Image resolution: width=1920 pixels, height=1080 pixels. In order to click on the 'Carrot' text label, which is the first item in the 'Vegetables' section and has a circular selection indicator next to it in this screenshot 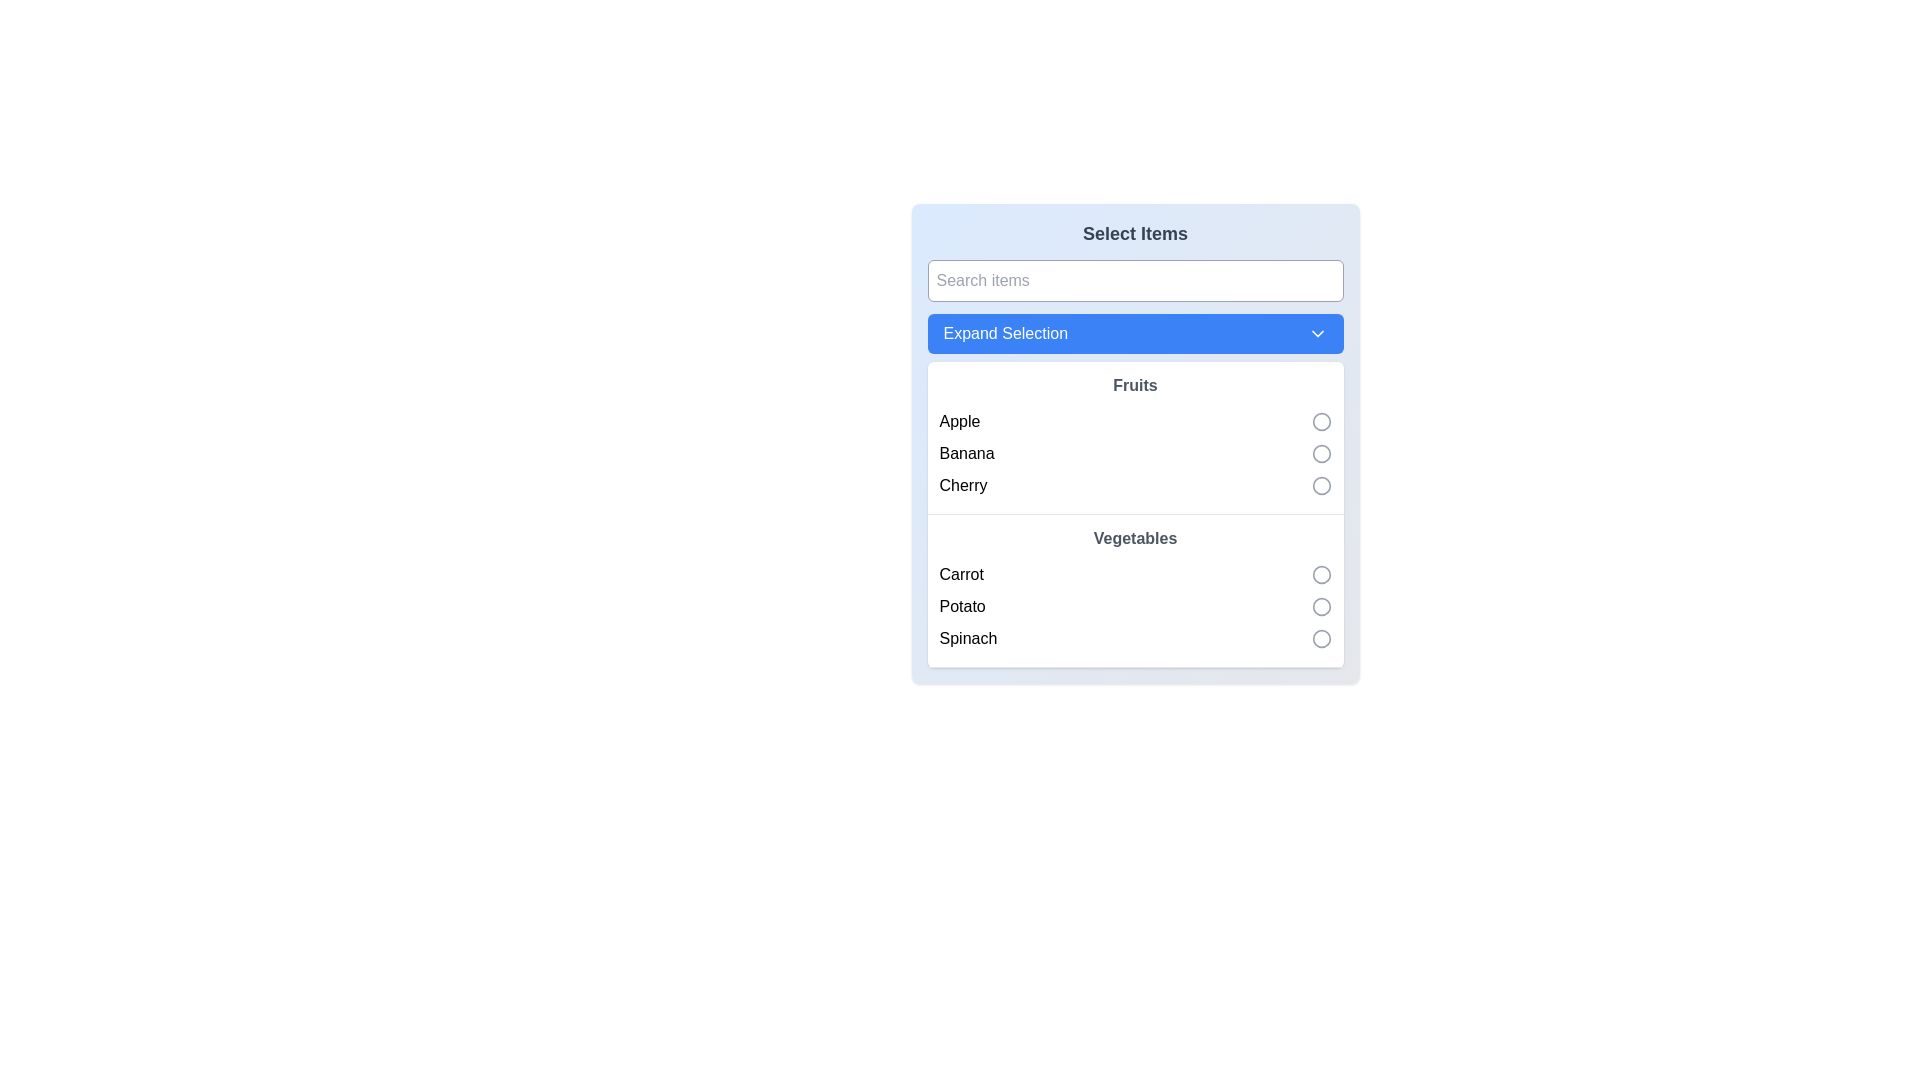, I will do `click(961, 574)`.